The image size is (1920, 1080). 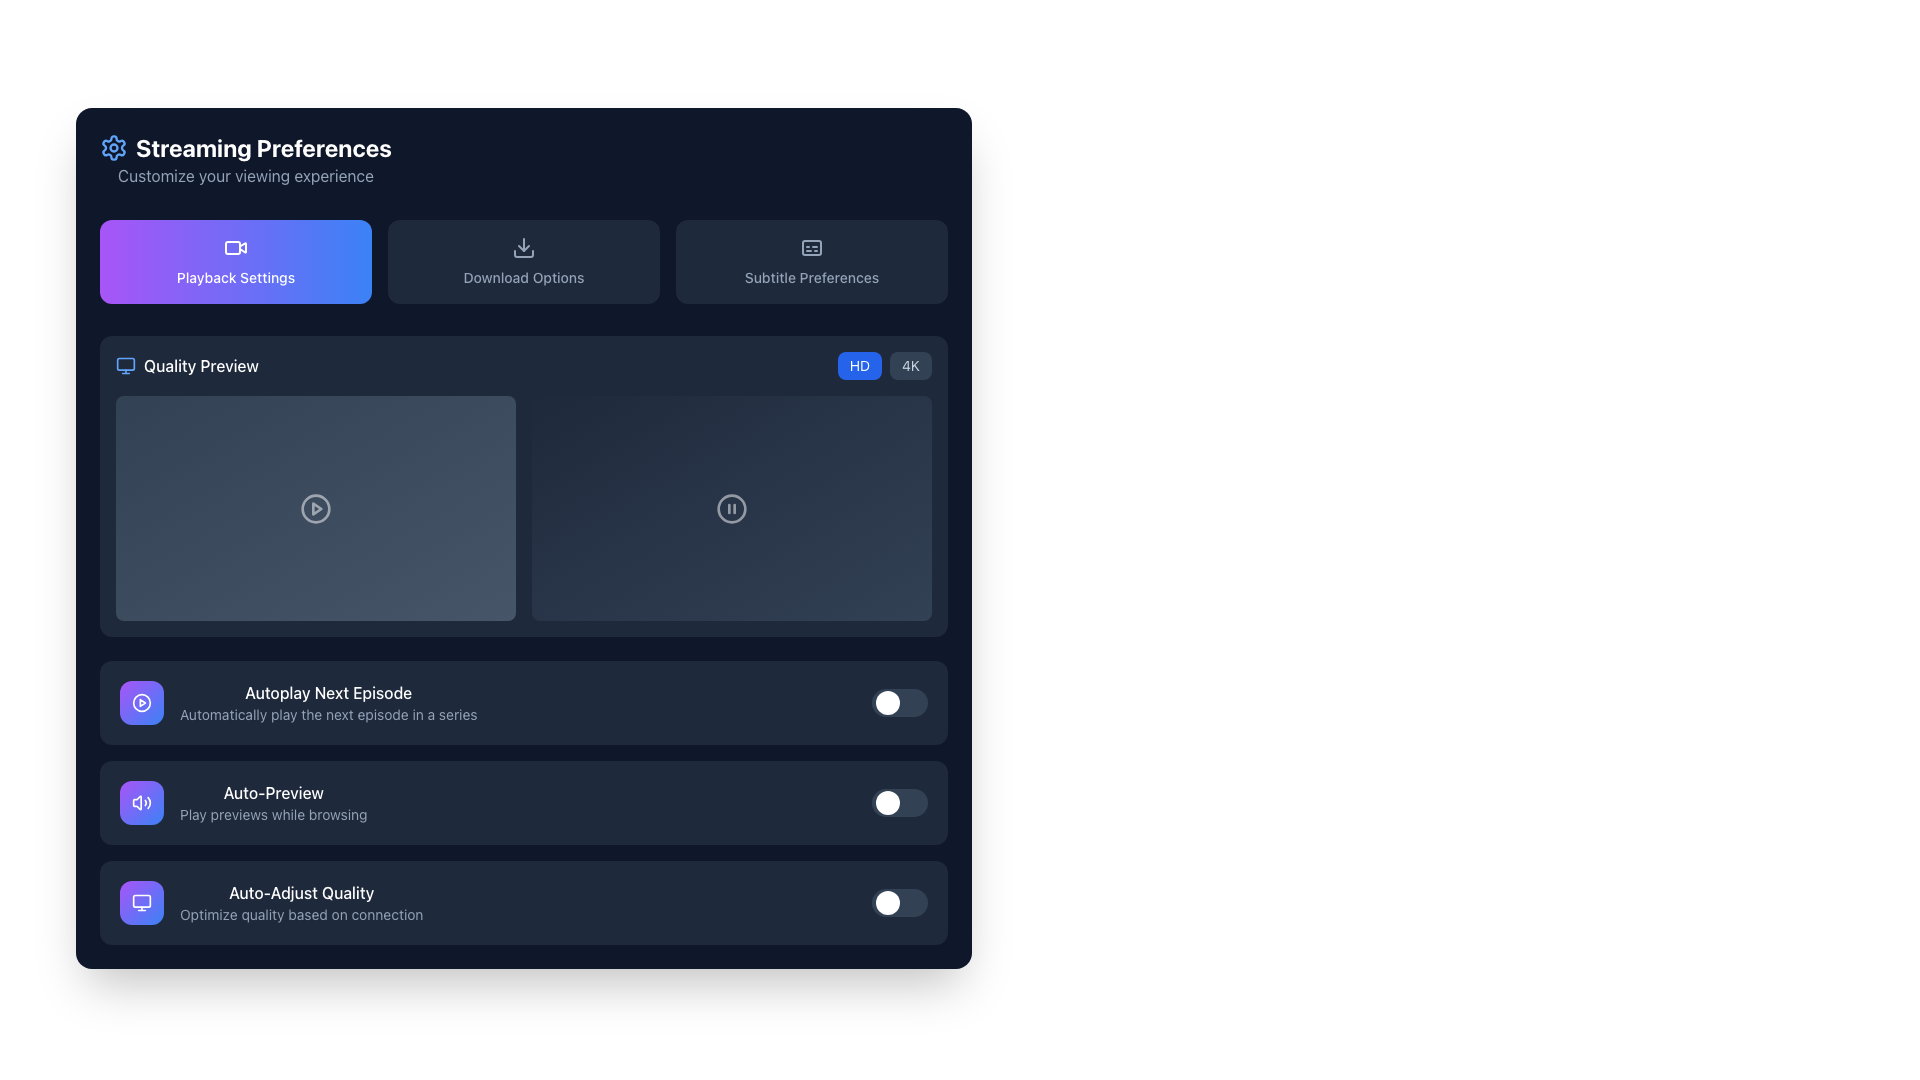 What do you see at coordinates (523, 801) in the screenshot?
I see `the toggle switch for 'Auto-Preview'` at bounding box center [523, 801].